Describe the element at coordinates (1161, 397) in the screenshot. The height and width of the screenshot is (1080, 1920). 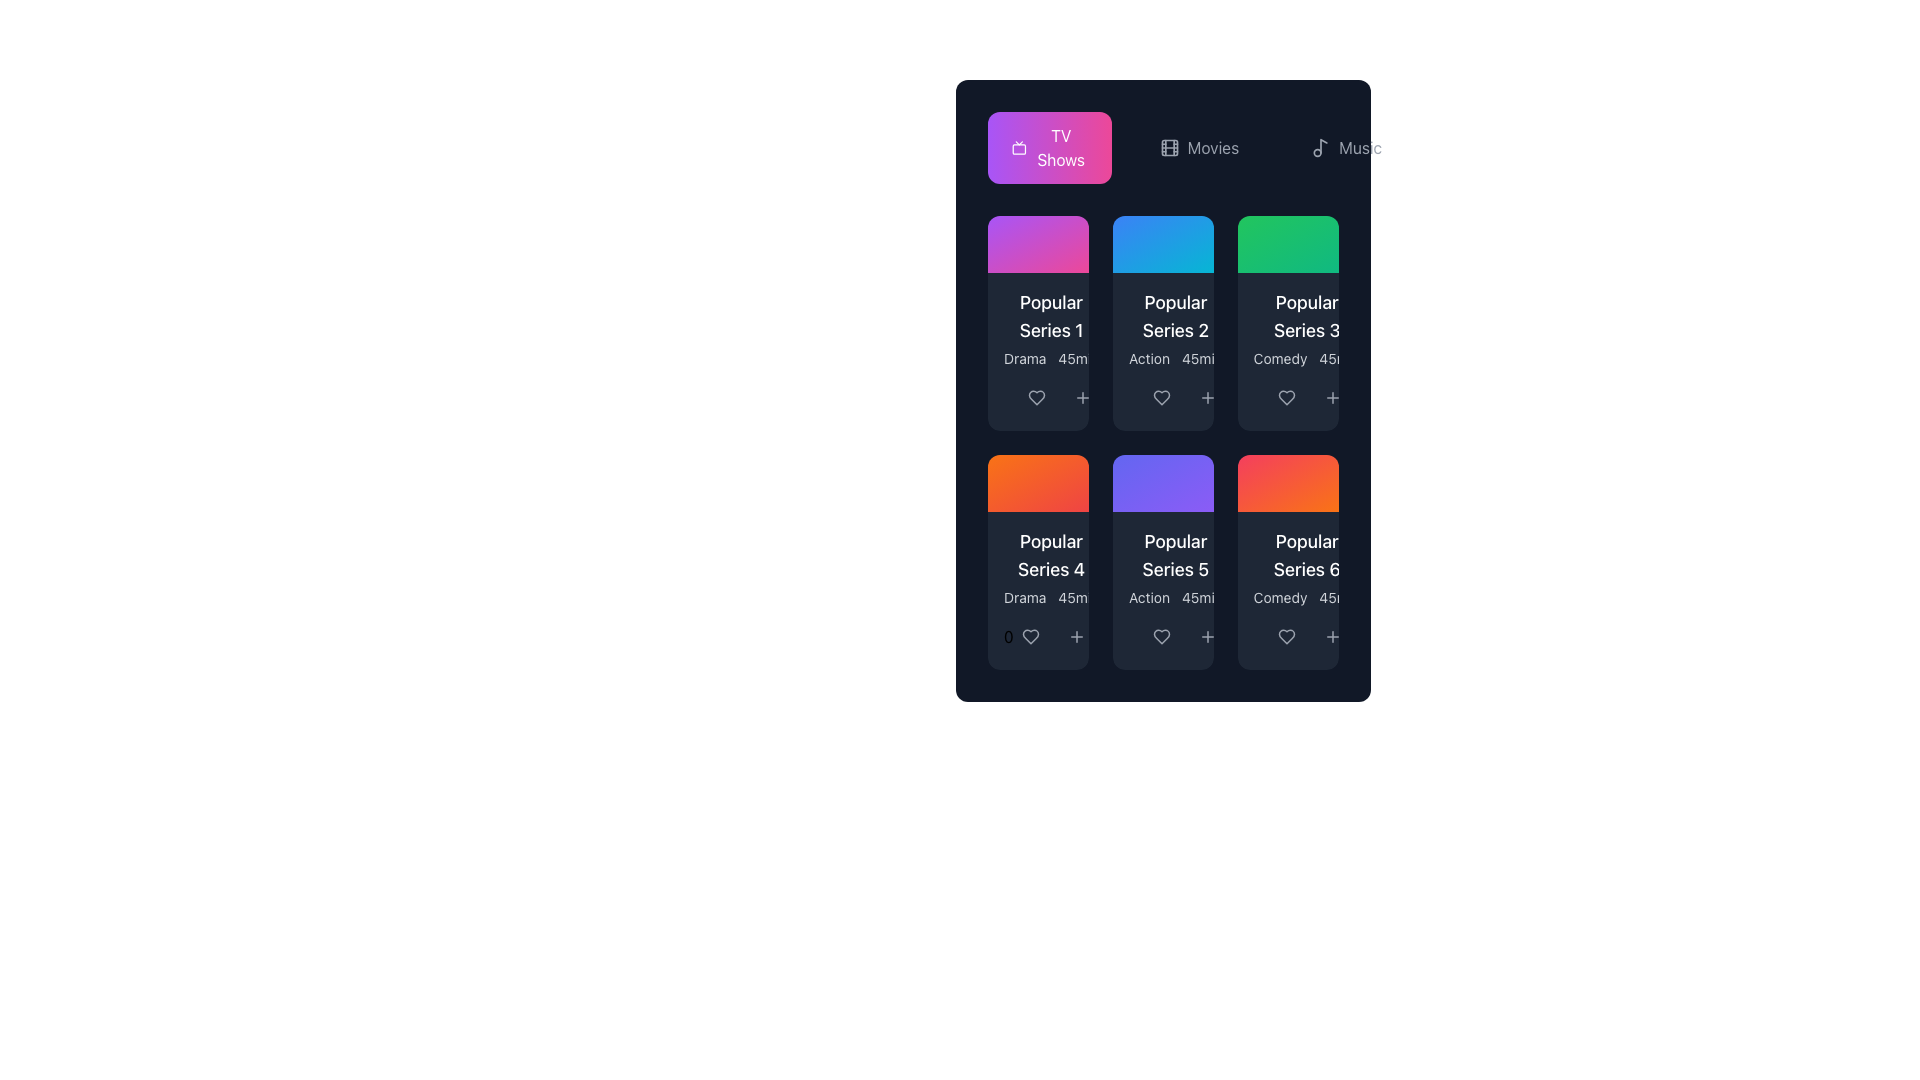
I see `the heart-shaped icon outlined in light gray, located in the bottom section of the card for 'Popular Series 2', centered near the bottom of the card, directly above the '+' icon` at that location.